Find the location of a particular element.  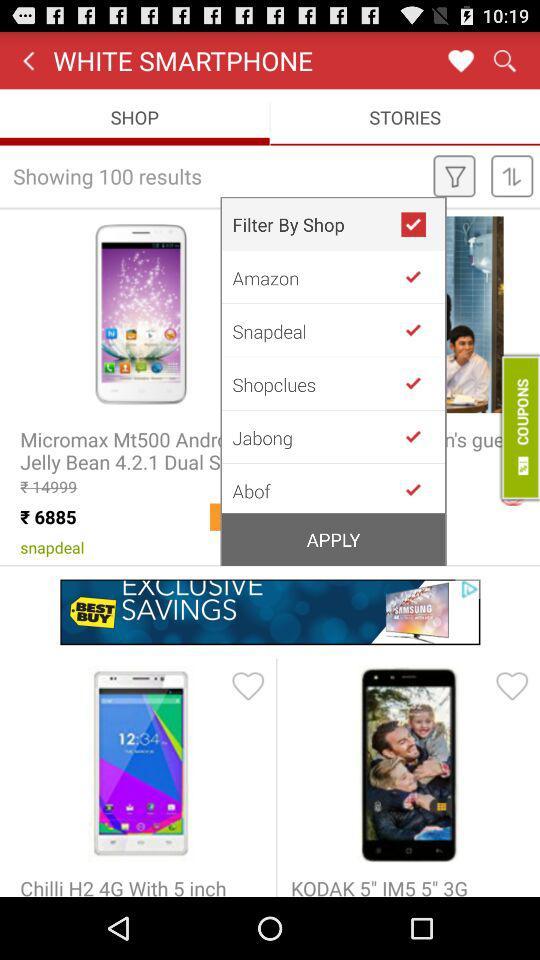

the item to the right of the filter by shop is located at coordinates (421, 224).